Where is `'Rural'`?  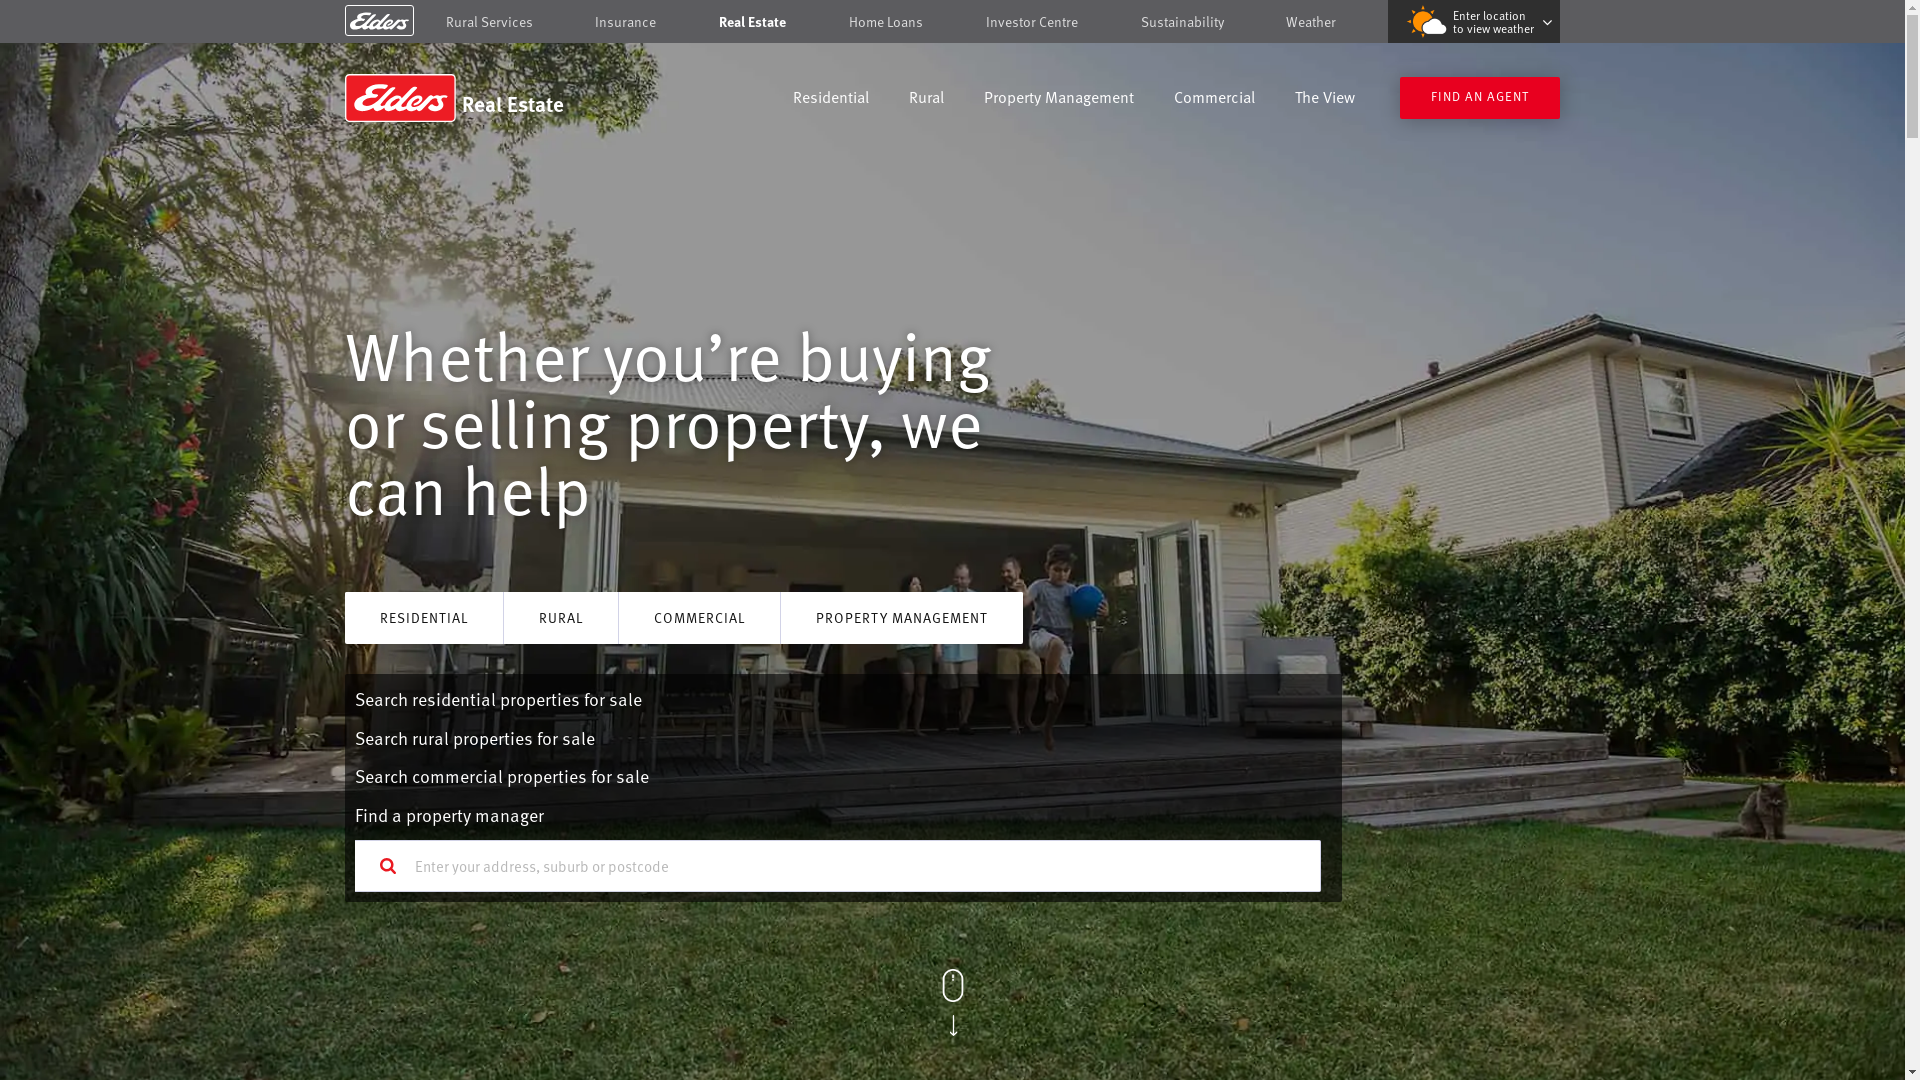
'Rural' is located at coordinates (925, 99).